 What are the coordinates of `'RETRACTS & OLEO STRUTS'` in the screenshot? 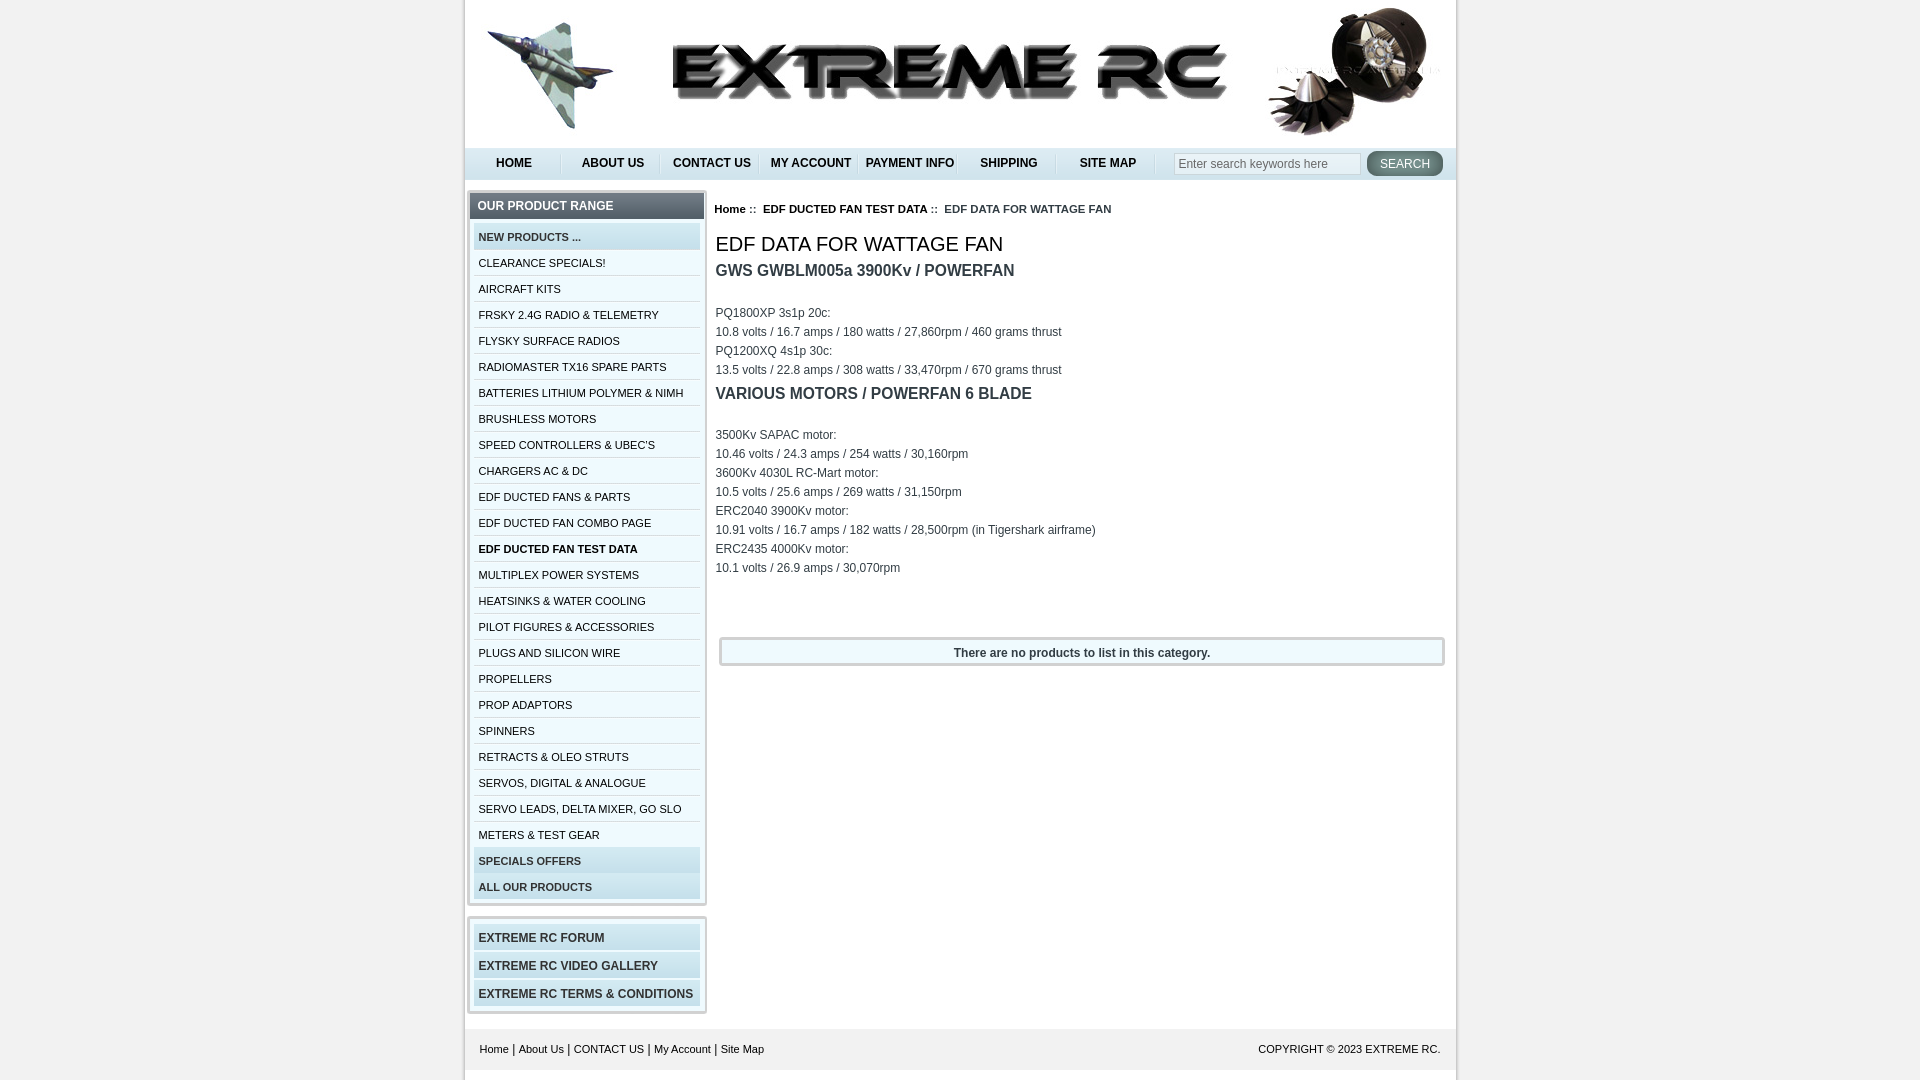 It's located at (585, 756).